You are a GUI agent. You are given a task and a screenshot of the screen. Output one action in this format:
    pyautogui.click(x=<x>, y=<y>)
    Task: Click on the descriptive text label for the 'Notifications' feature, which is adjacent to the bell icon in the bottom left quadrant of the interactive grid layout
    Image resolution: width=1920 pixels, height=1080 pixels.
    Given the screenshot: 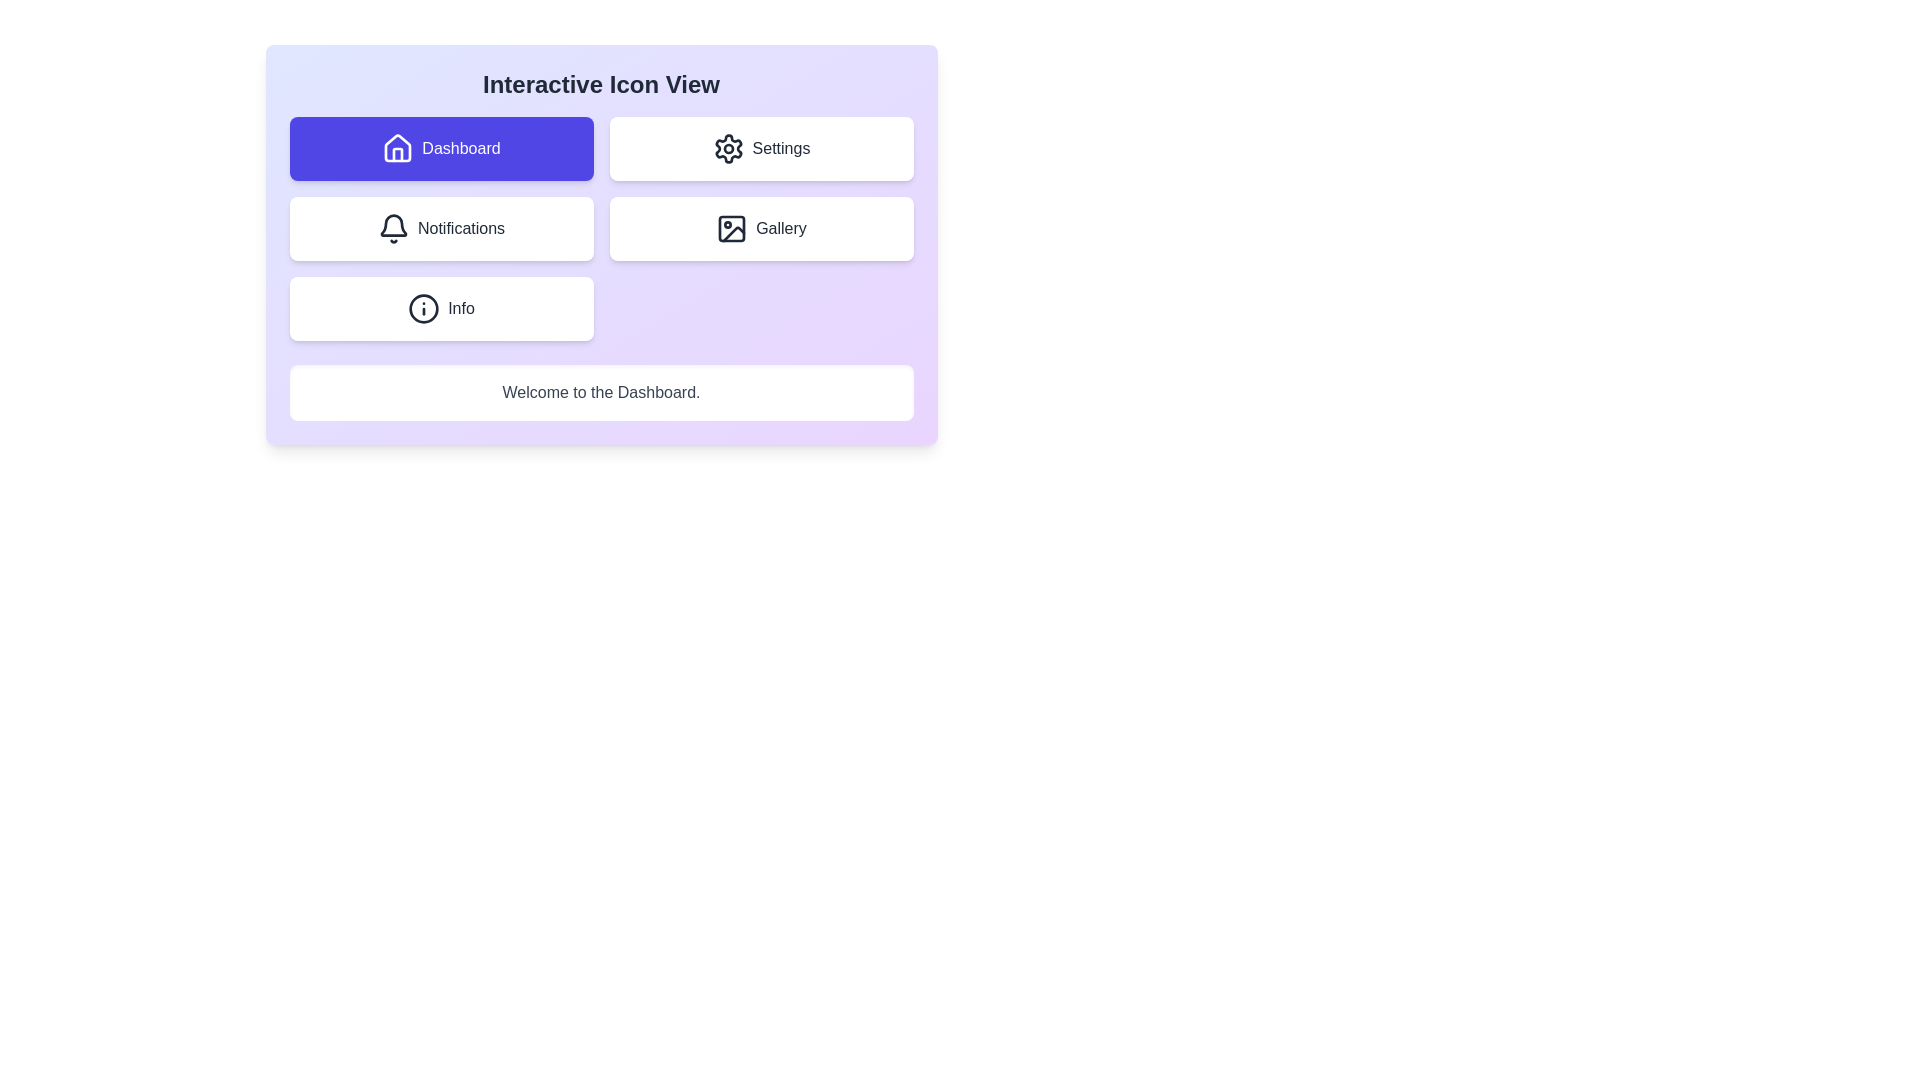 What is the action you would take?
    pyautogui.click(x=460, y=227)
    